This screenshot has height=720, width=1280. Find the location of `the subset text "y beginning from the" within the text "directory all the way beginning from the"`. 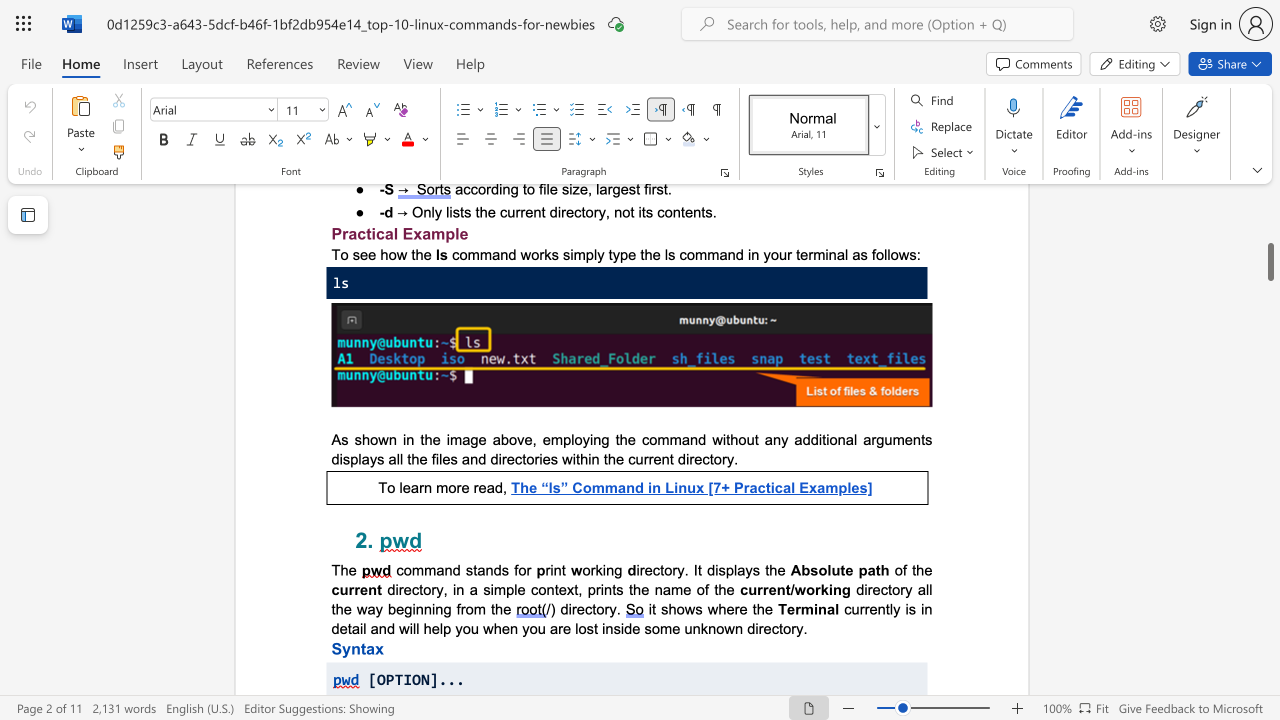

the subset text "y beginning from the" within the text "directory all the way beginning from the" is located at coordinates (375, 608).